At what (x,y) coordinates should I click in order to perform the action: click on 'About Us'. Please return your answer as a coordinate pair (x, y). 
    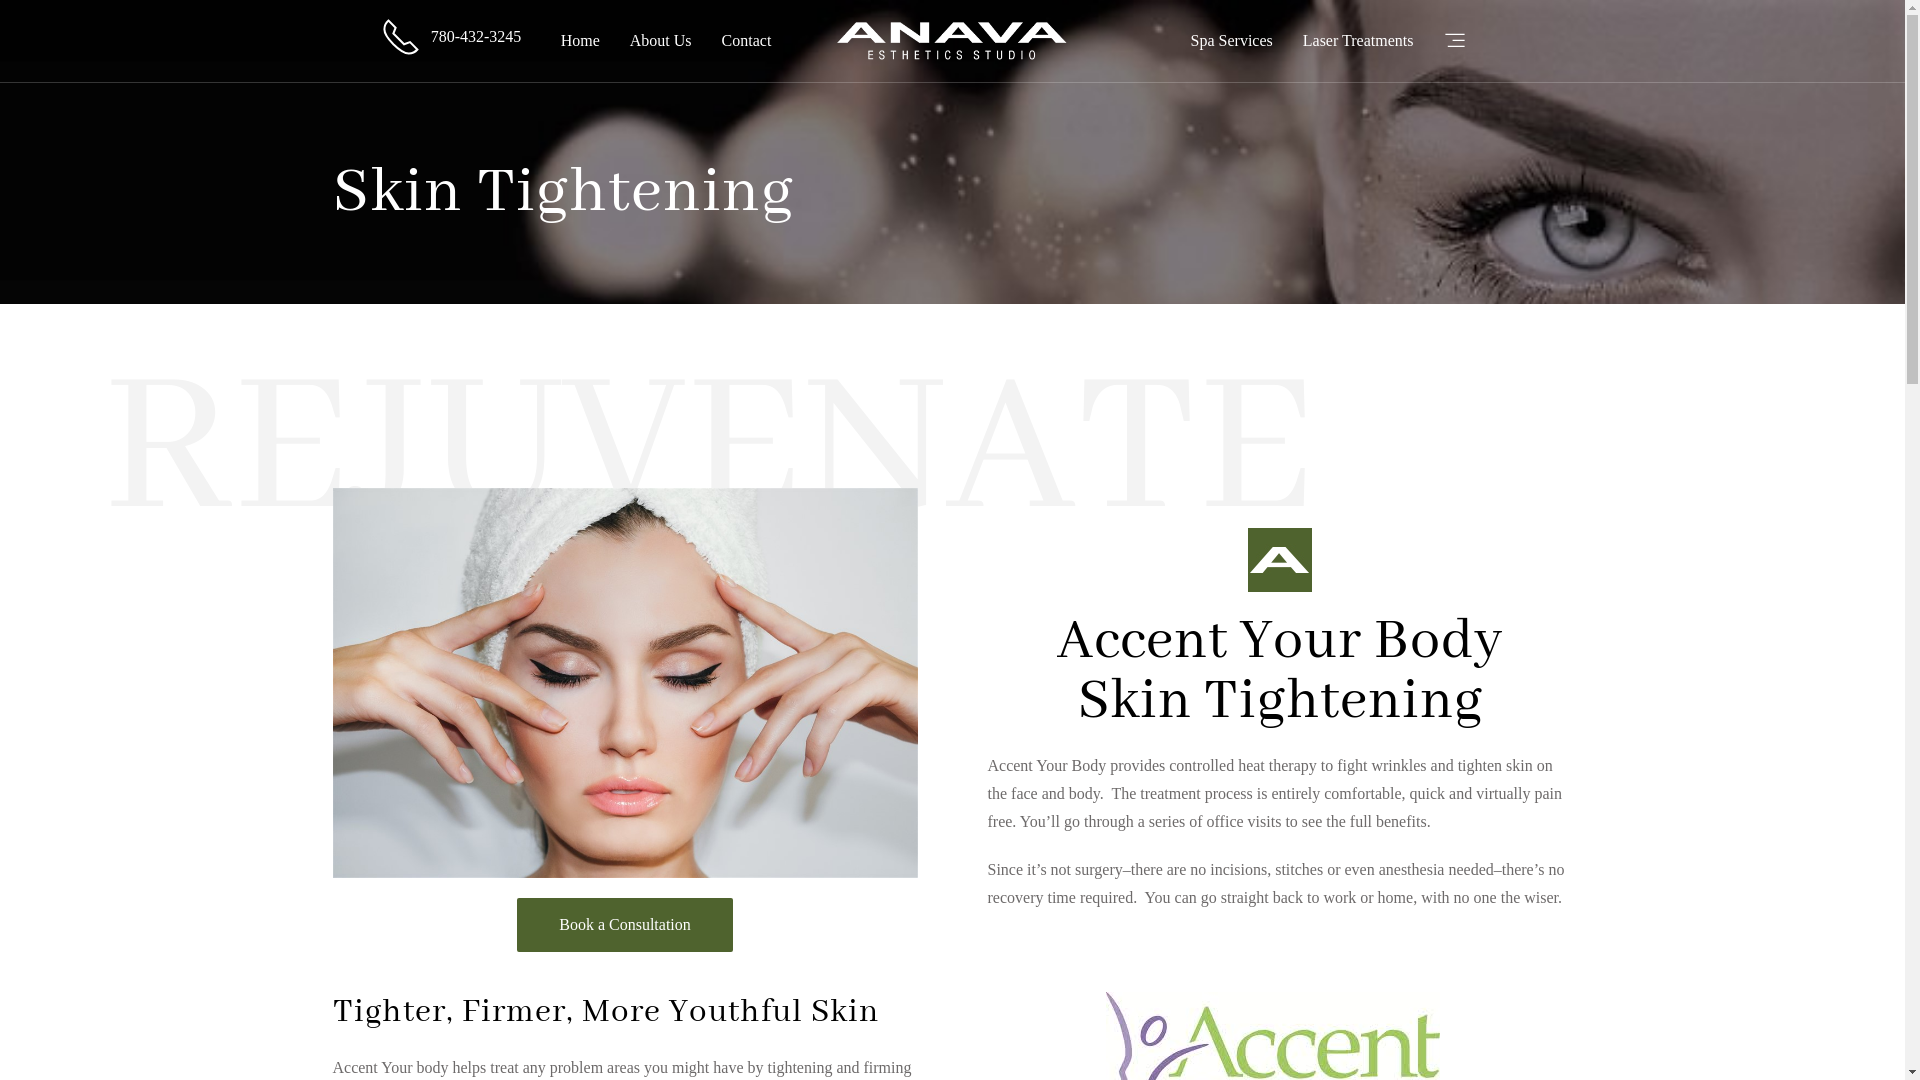
    Looking at the image, I should click on (661, 41).